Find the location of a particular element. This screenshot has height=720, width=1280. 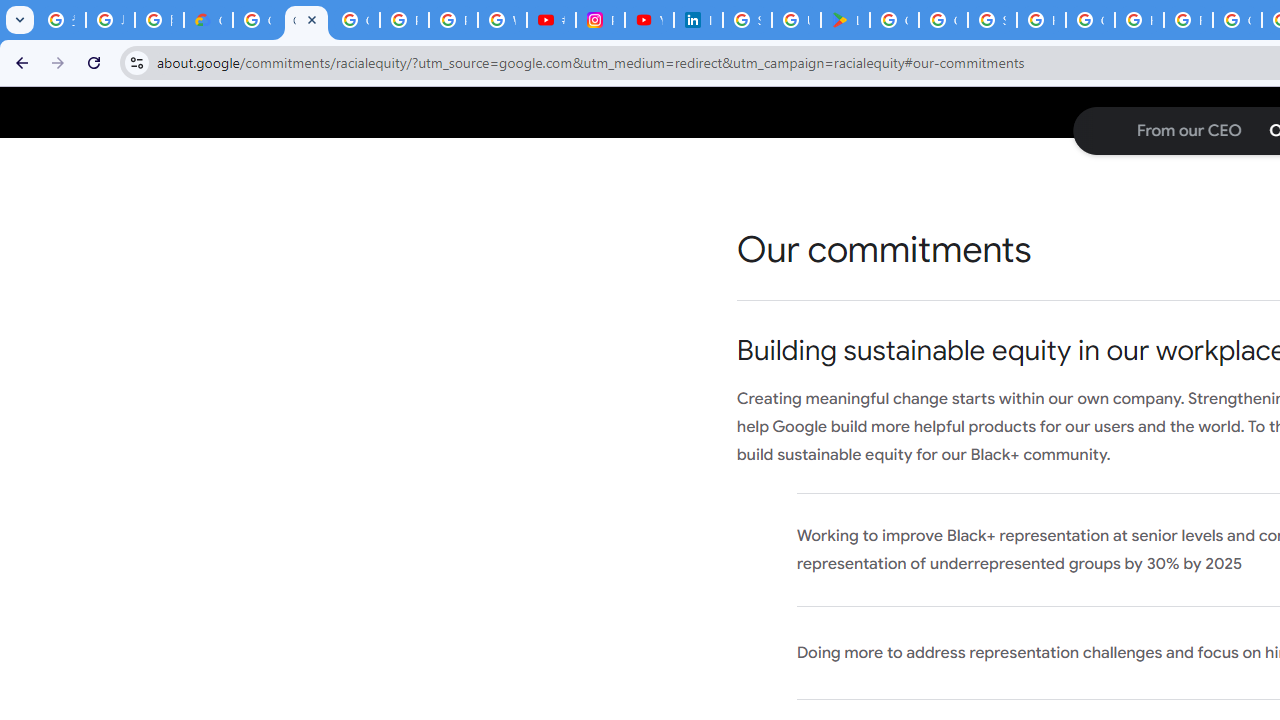

'#nbabasketballhighlights - YouTube' is located at coordinates (551, 20).